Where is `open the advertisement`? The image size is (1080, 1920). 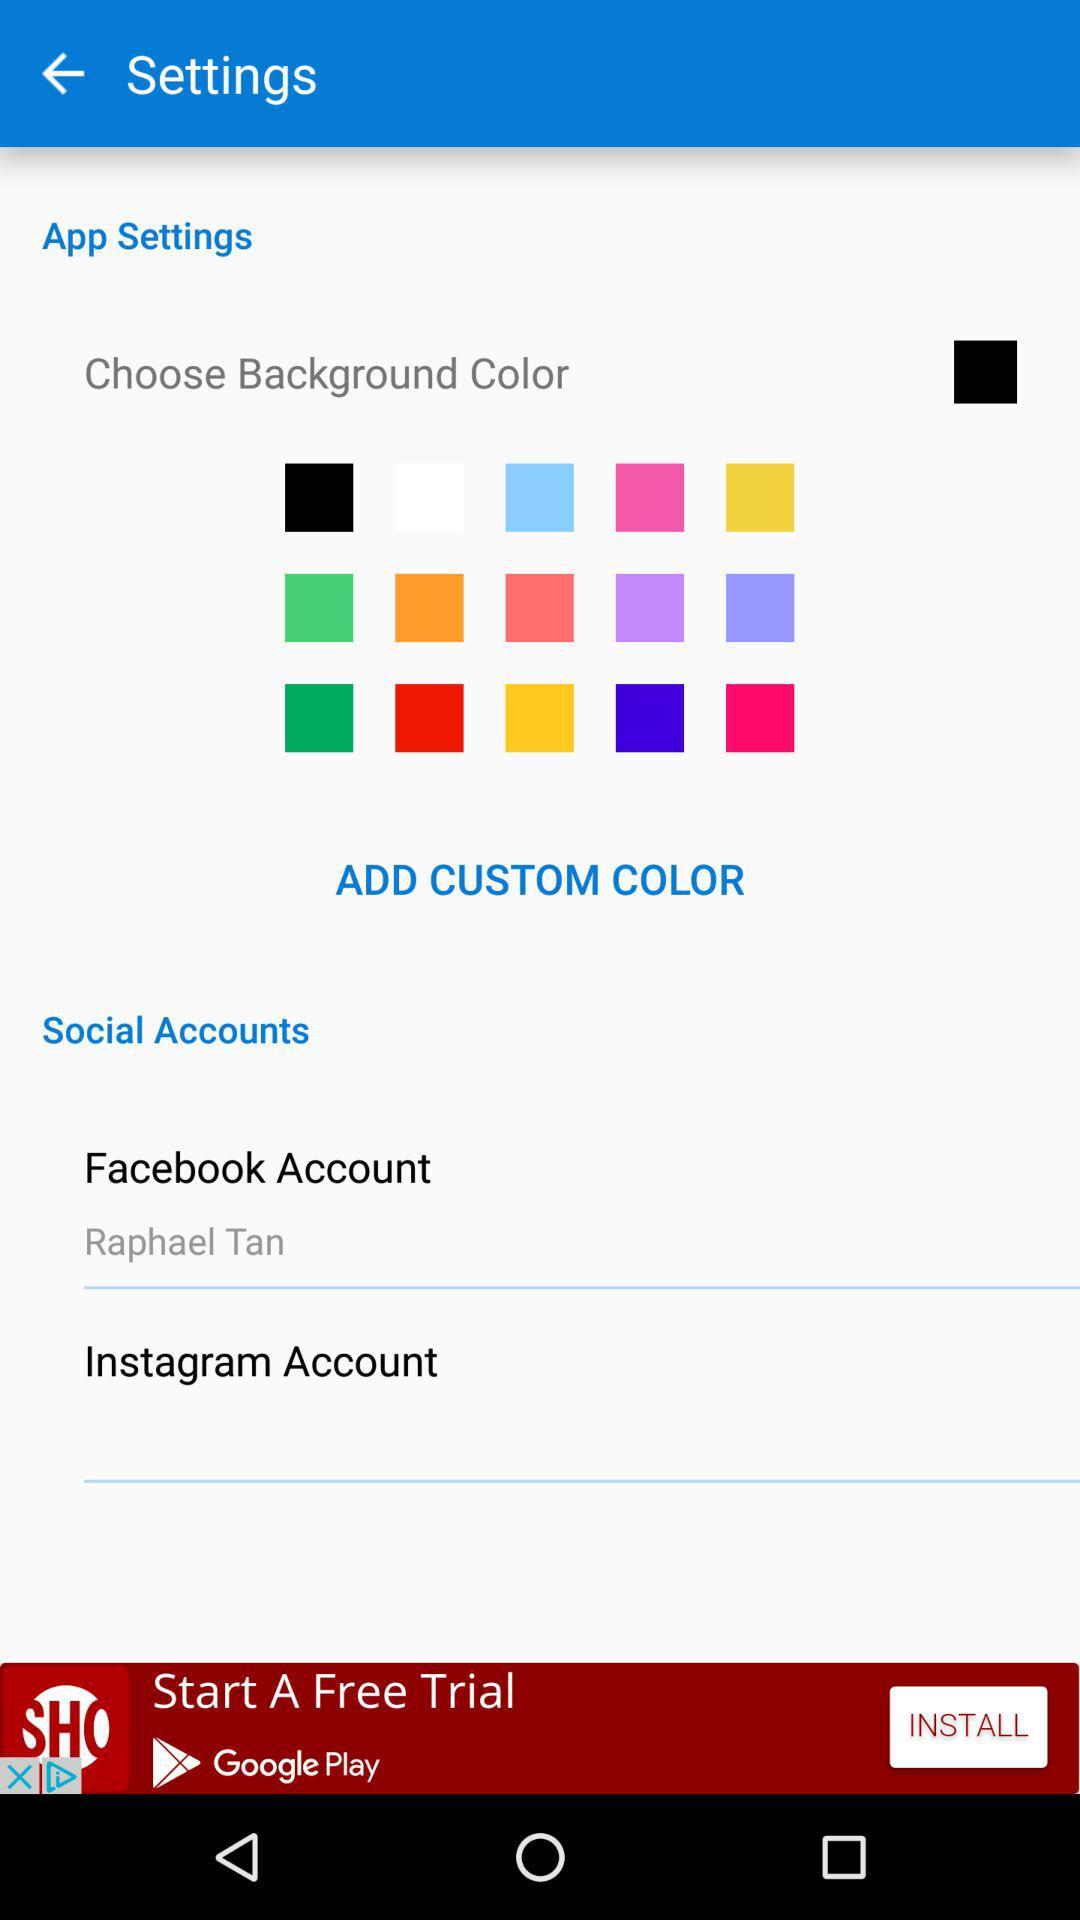
open the advertisement is located at coordinates (540, 1727).